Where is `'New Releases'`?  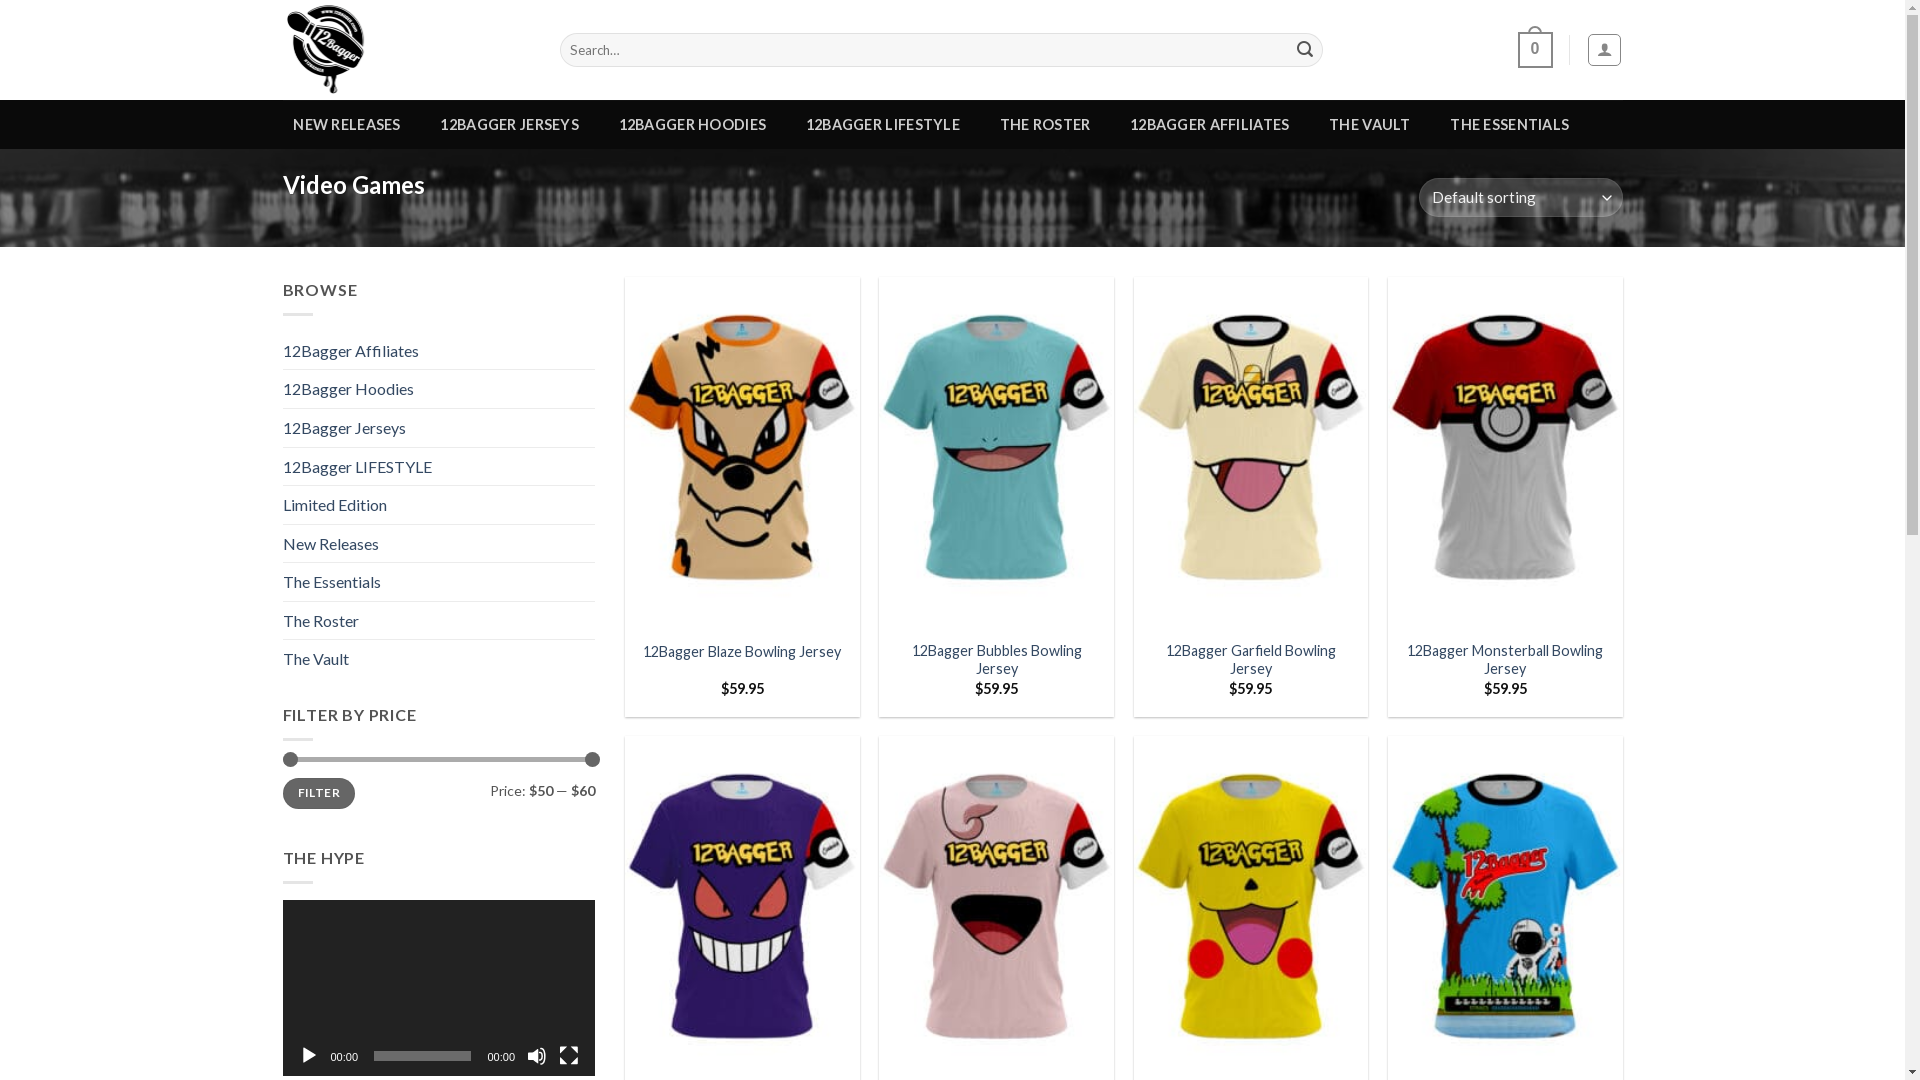
'New Releases' is located at coordinates (281, 543).